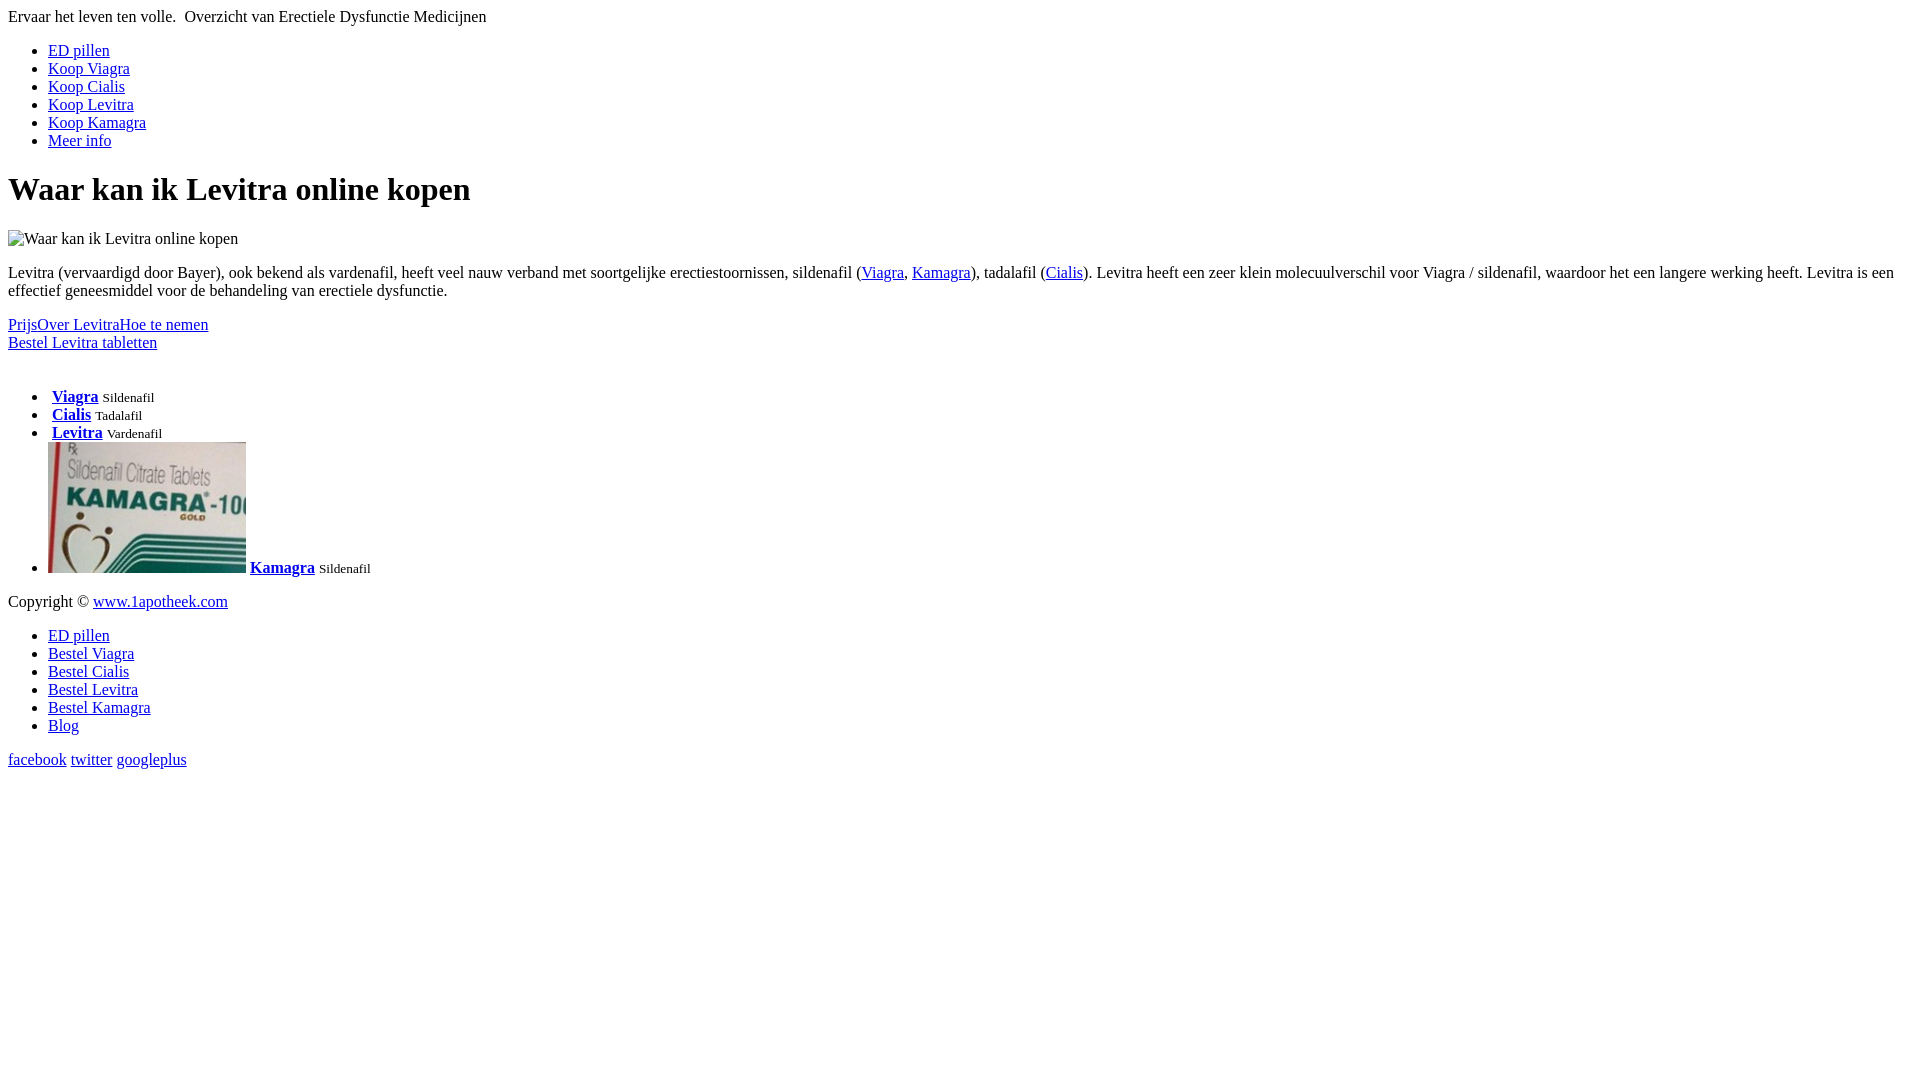  What do you see at coordinates (160, 600) in the screenshot?
I see `'www.1apotheek.com'` at bounding box center [160, 600].